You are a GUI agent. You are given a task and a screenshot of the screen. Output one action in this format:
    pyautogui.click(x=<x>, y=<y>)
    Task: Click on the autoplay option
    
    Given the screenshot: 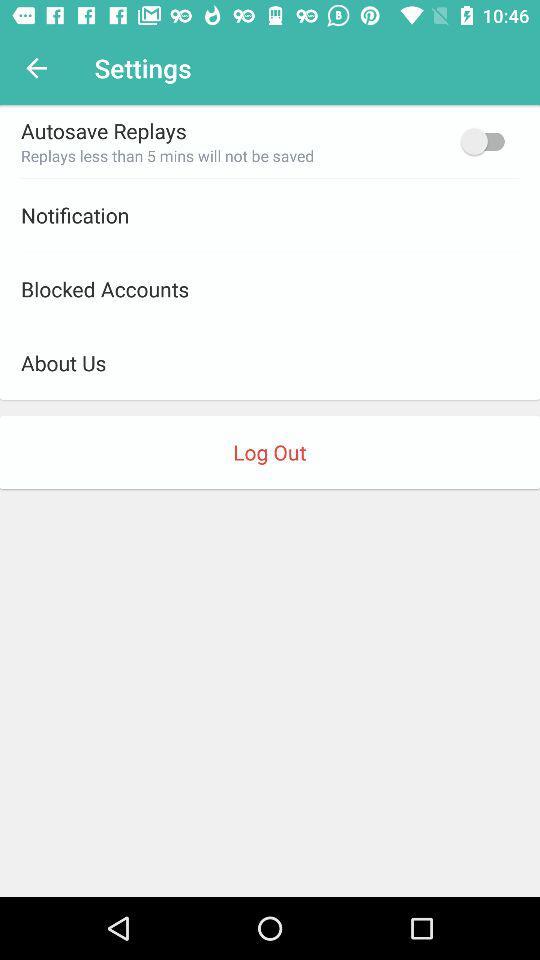 What is the action you would take?
    pyautogui.click(x=486, y=140)
    